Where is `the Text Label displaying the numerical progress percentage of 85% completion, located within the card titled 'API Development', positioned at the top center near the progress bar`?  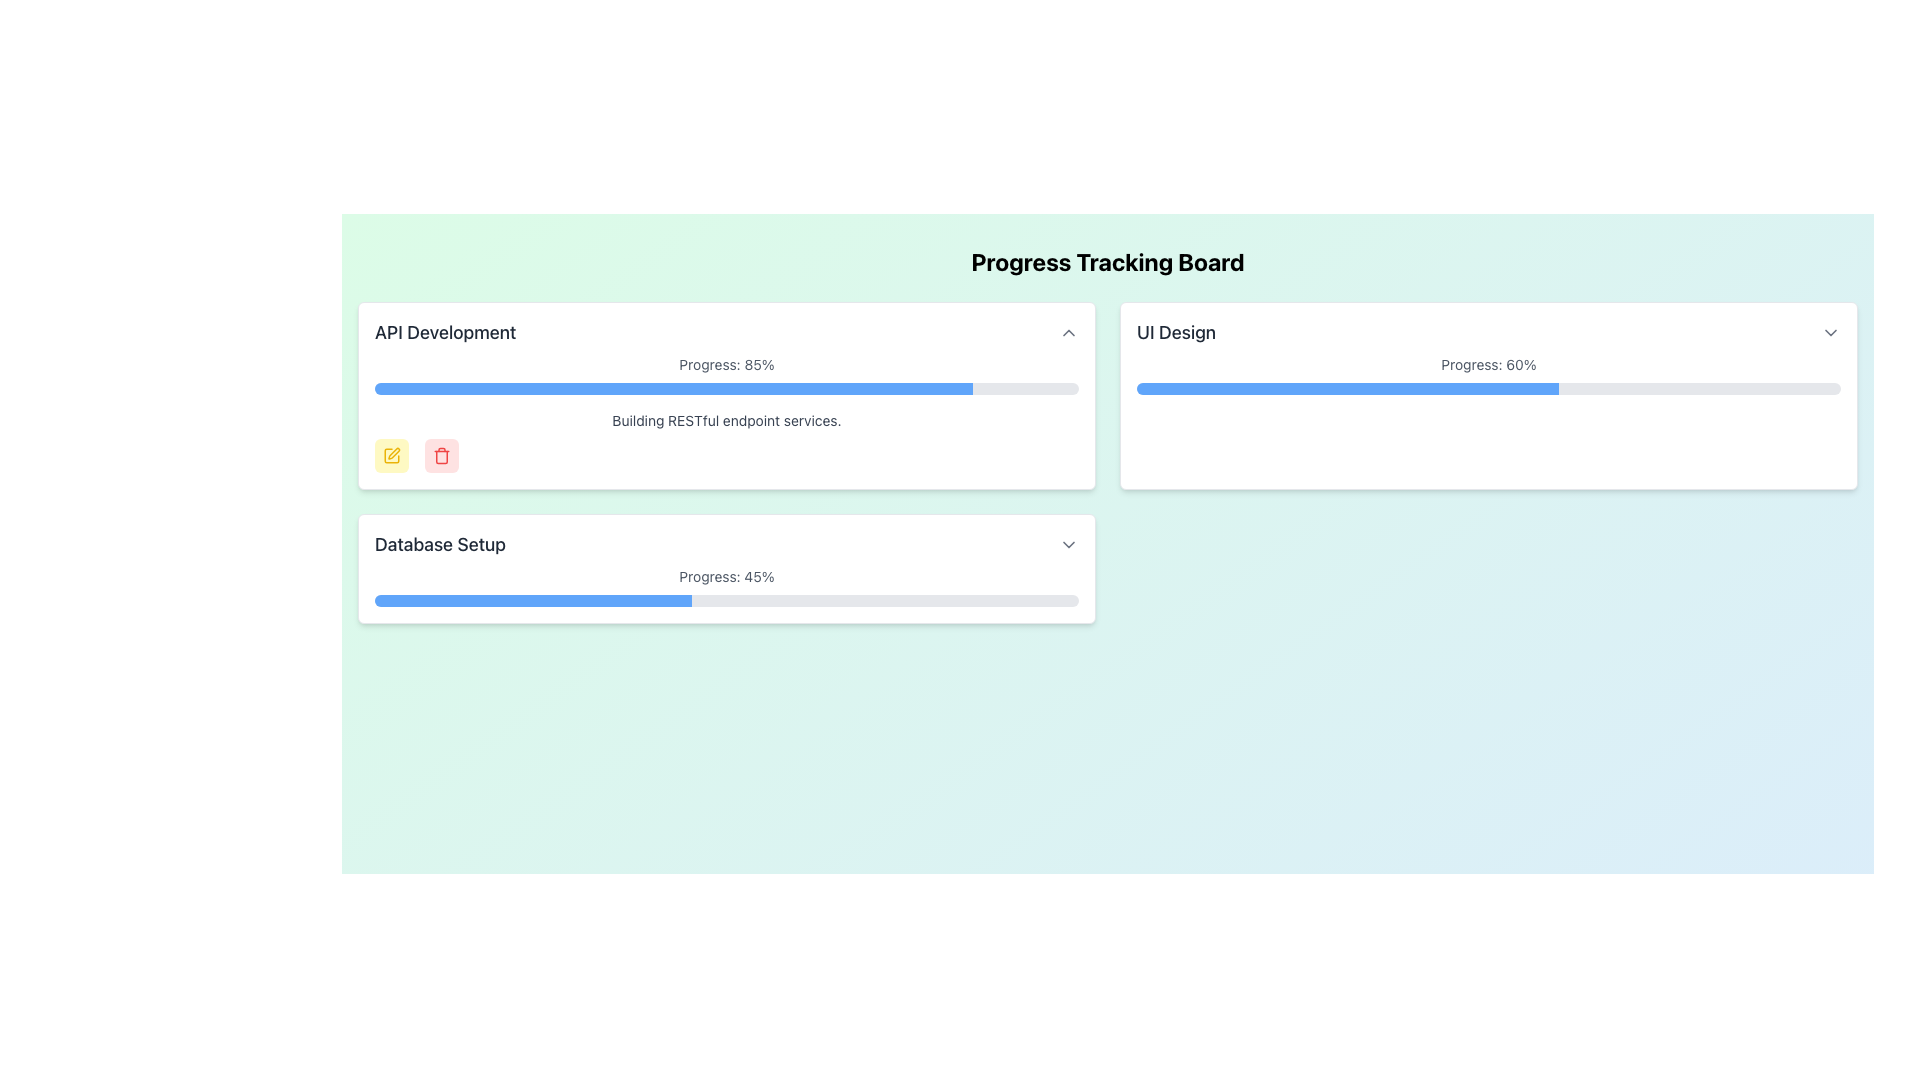
the Text Label displaying the numerical progress percentage of 85% completion, located within the card titled 'API Development', positioned at the top center near the progress bar is located at coordinates (725, 365).